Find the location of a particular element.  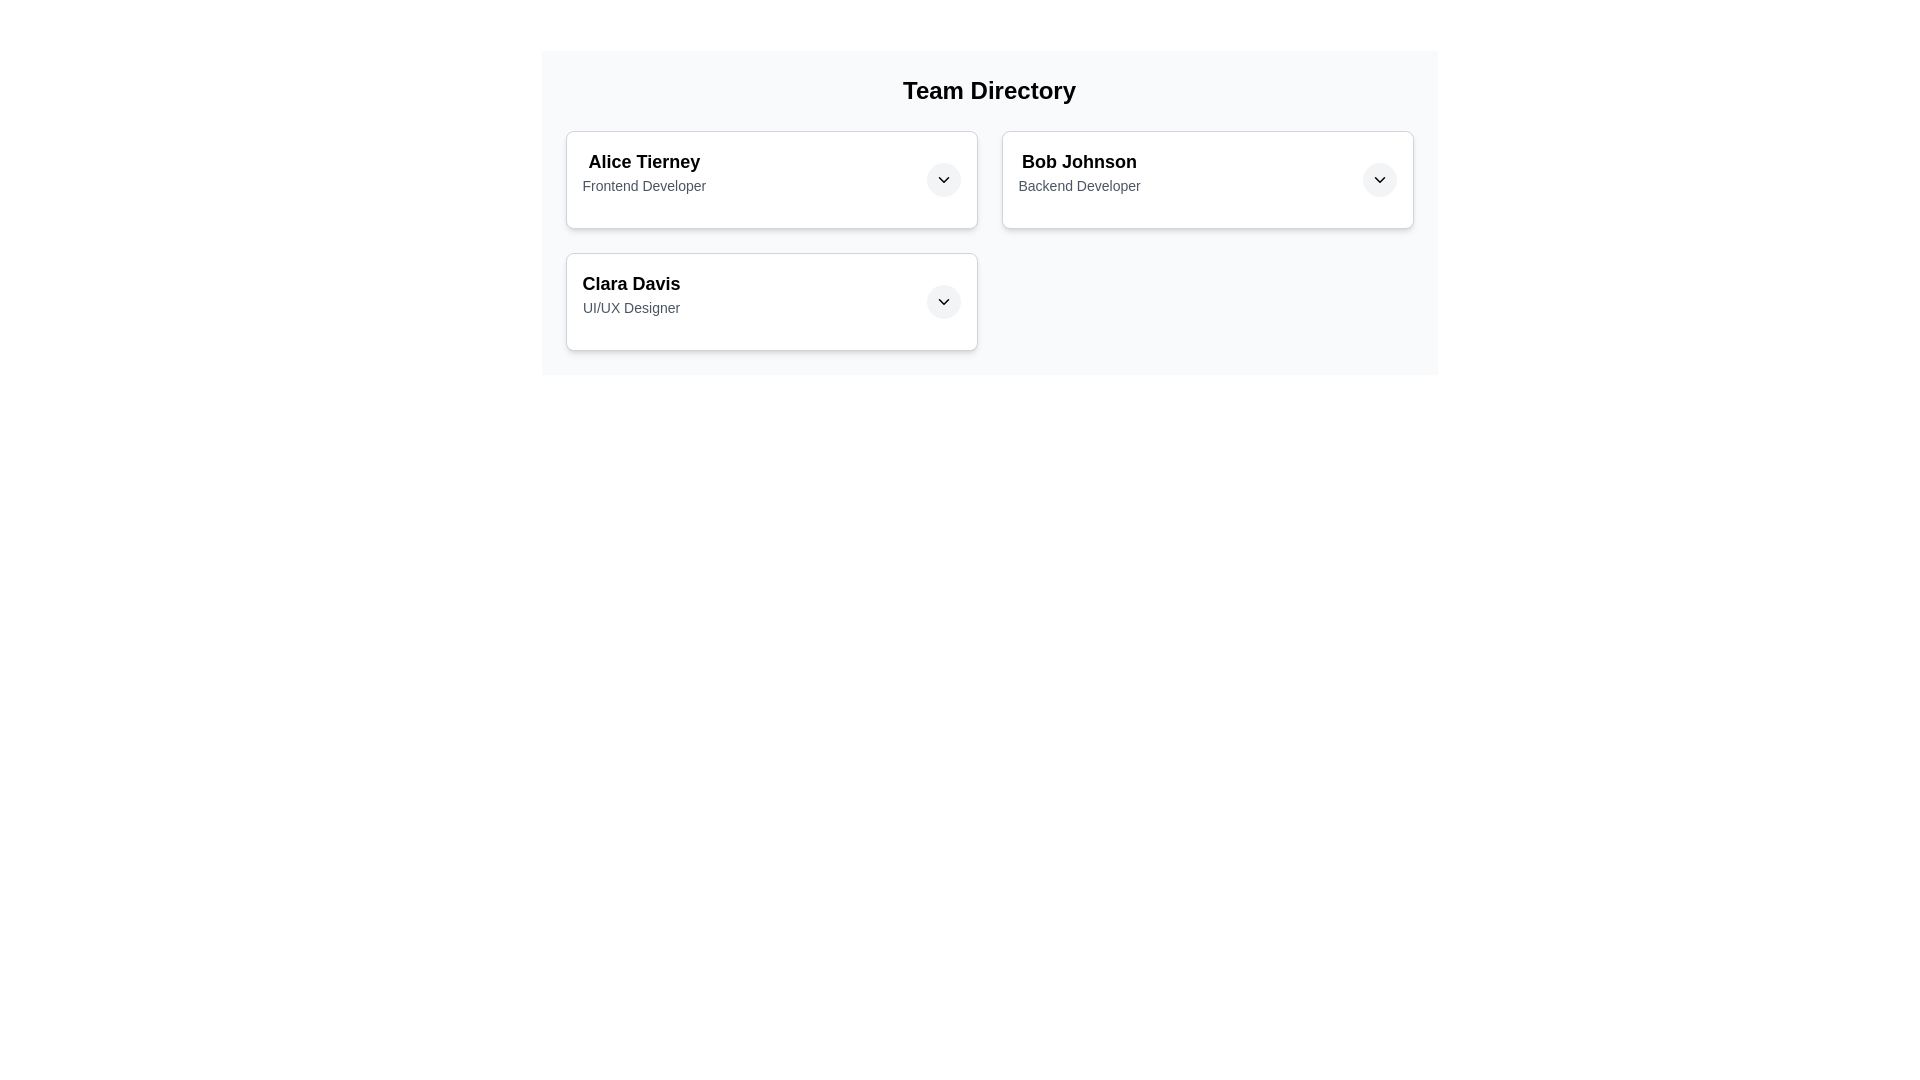

bold text label displaying the name 'Clara Davis' located at the top-left corner of a card, positioned above the text 'UI/UX Designer' is located at coordinates (630, 284).